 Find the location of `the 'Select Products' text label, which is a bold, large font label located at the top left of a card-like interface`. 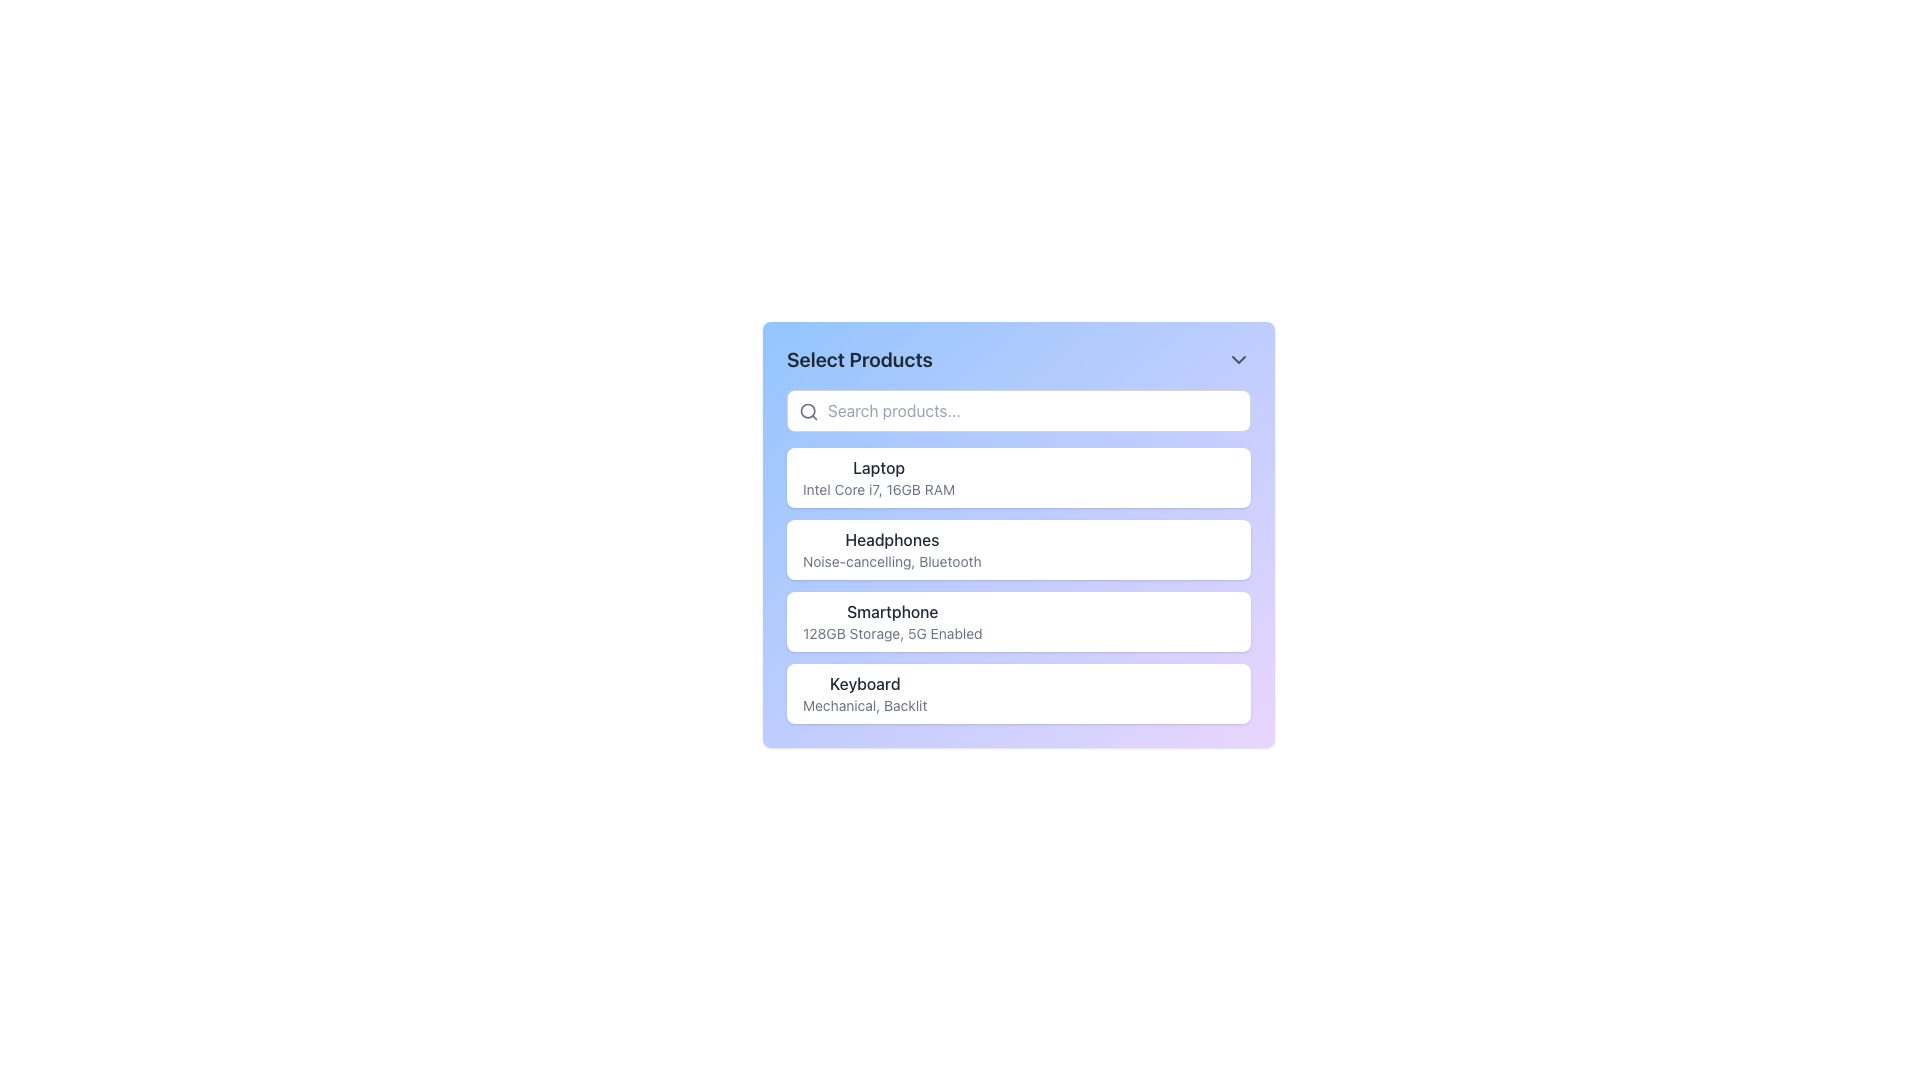

the 'Select Products' text label, which is a bold, large font label located at the top left of a card-like interface is located at coordinates (859, 358).